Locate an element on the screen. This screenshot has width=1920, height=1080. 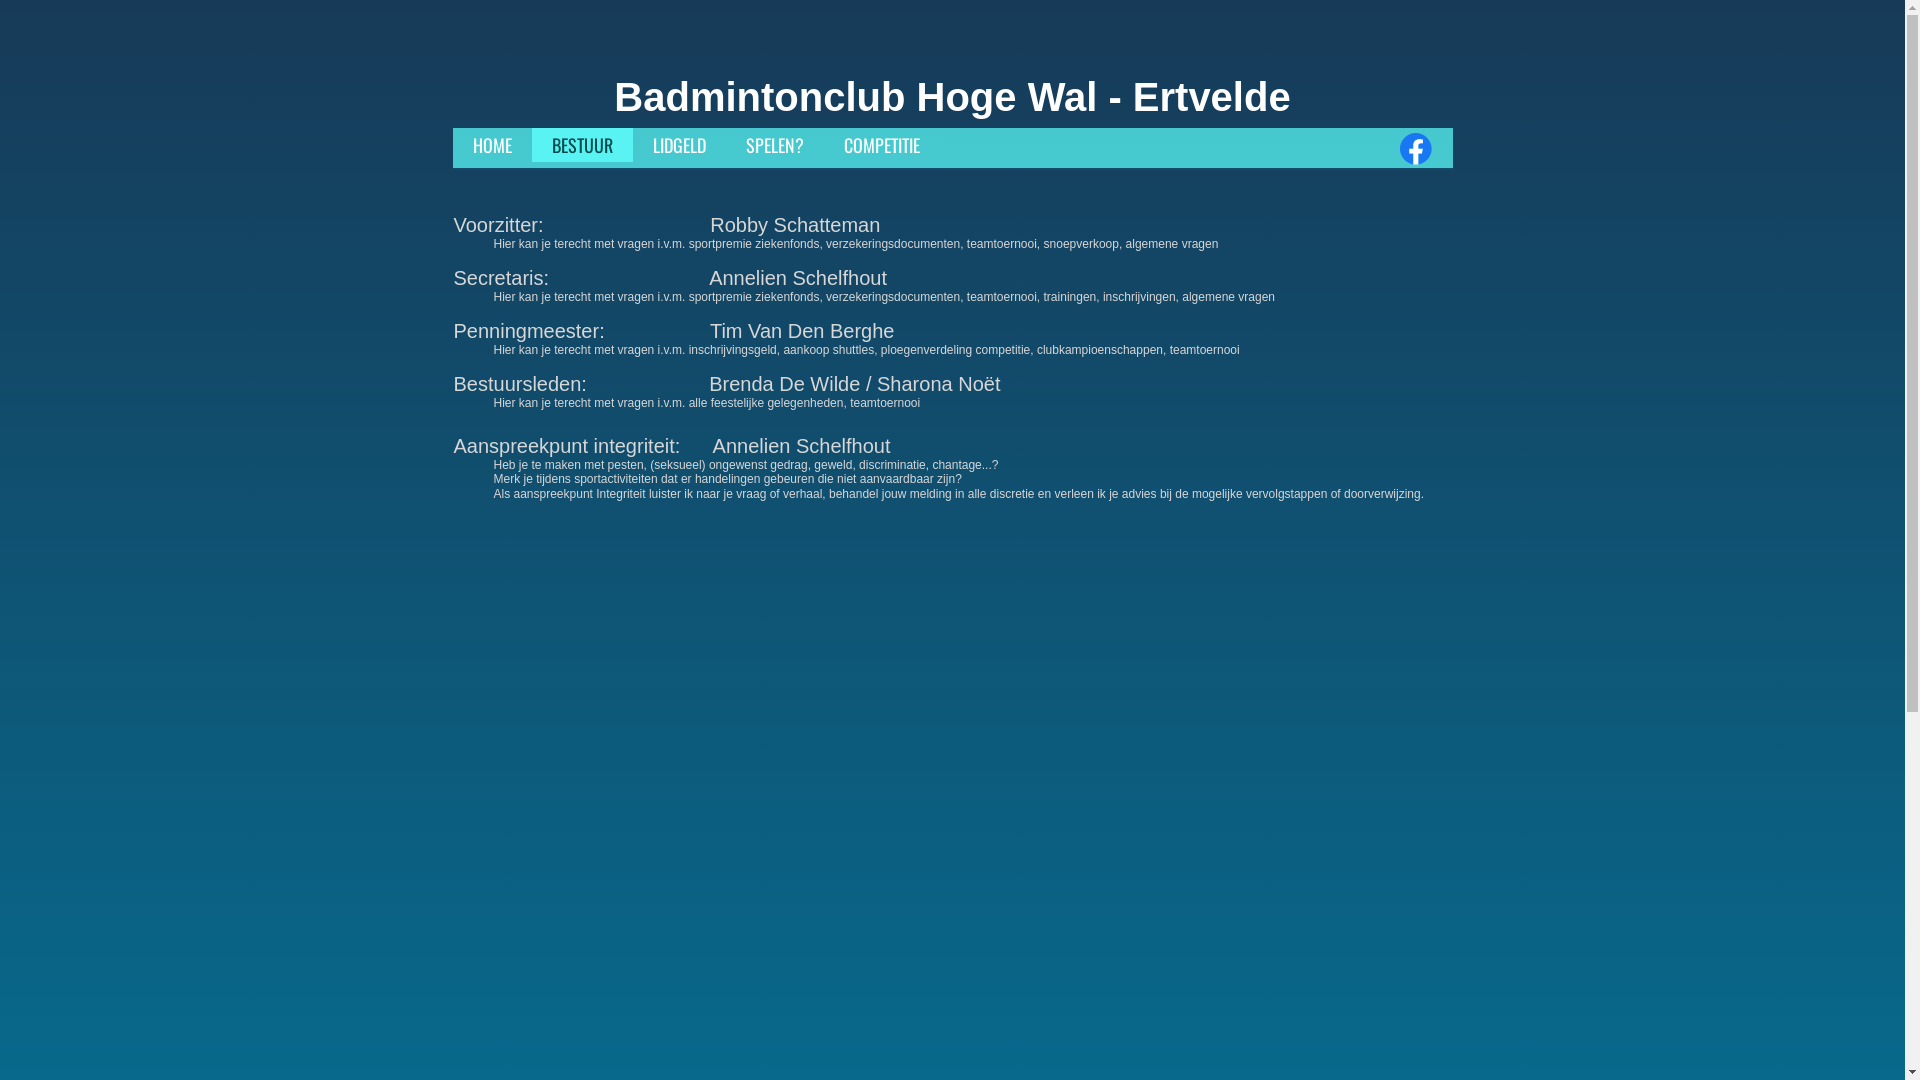
'SPELEN?' is located at coordinates (773, 144).